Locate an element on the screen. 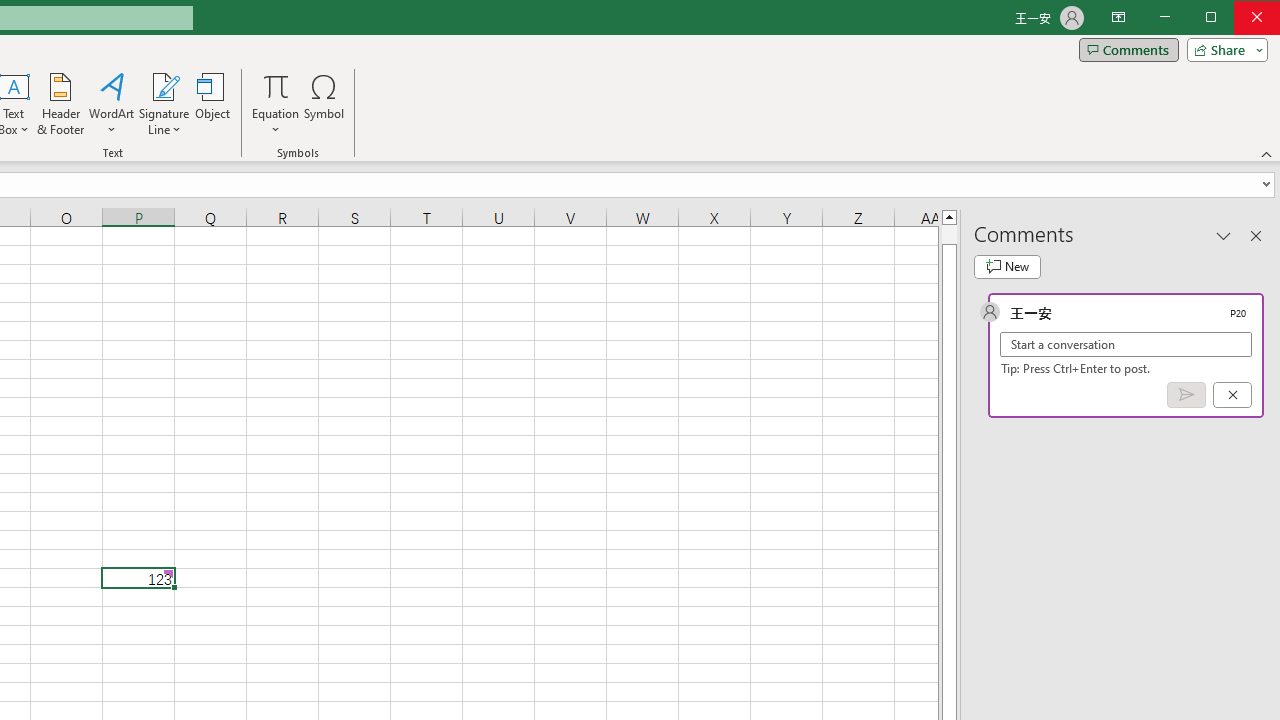 This screenshot has height=720, width=1280. 'Start a conversation' is located at coordinates (1126, 343).